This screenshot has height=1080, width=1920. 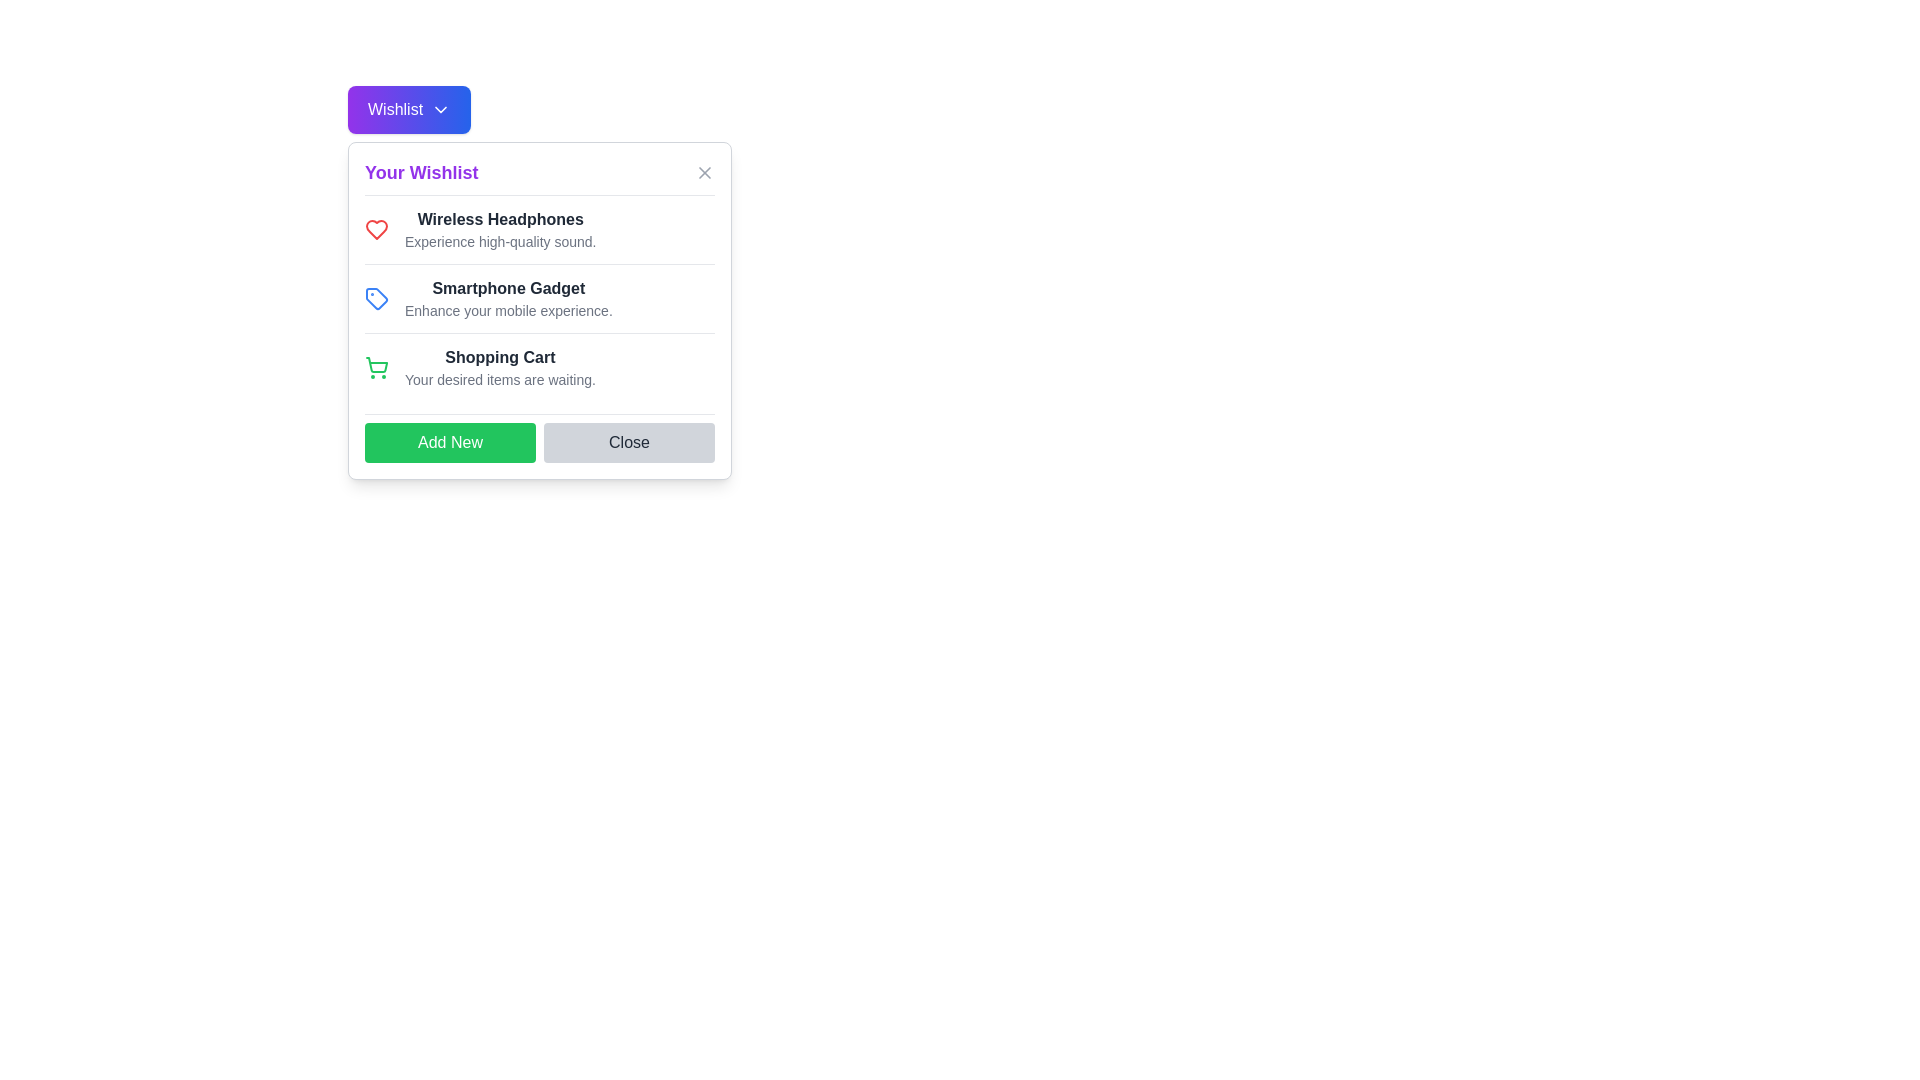 What do you see at coordinates (705, 172) in the screenshot?
I see `the close button located in the top-right corner of the 'Your Wishlist' modal` at bounding box center [705, 172].